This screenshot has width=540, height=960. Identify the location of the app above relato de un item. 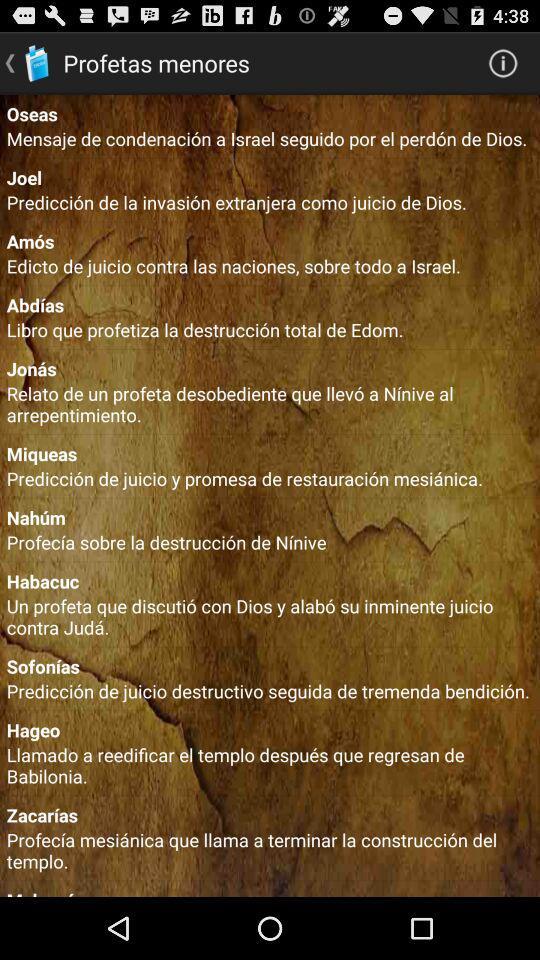
(270, 367).